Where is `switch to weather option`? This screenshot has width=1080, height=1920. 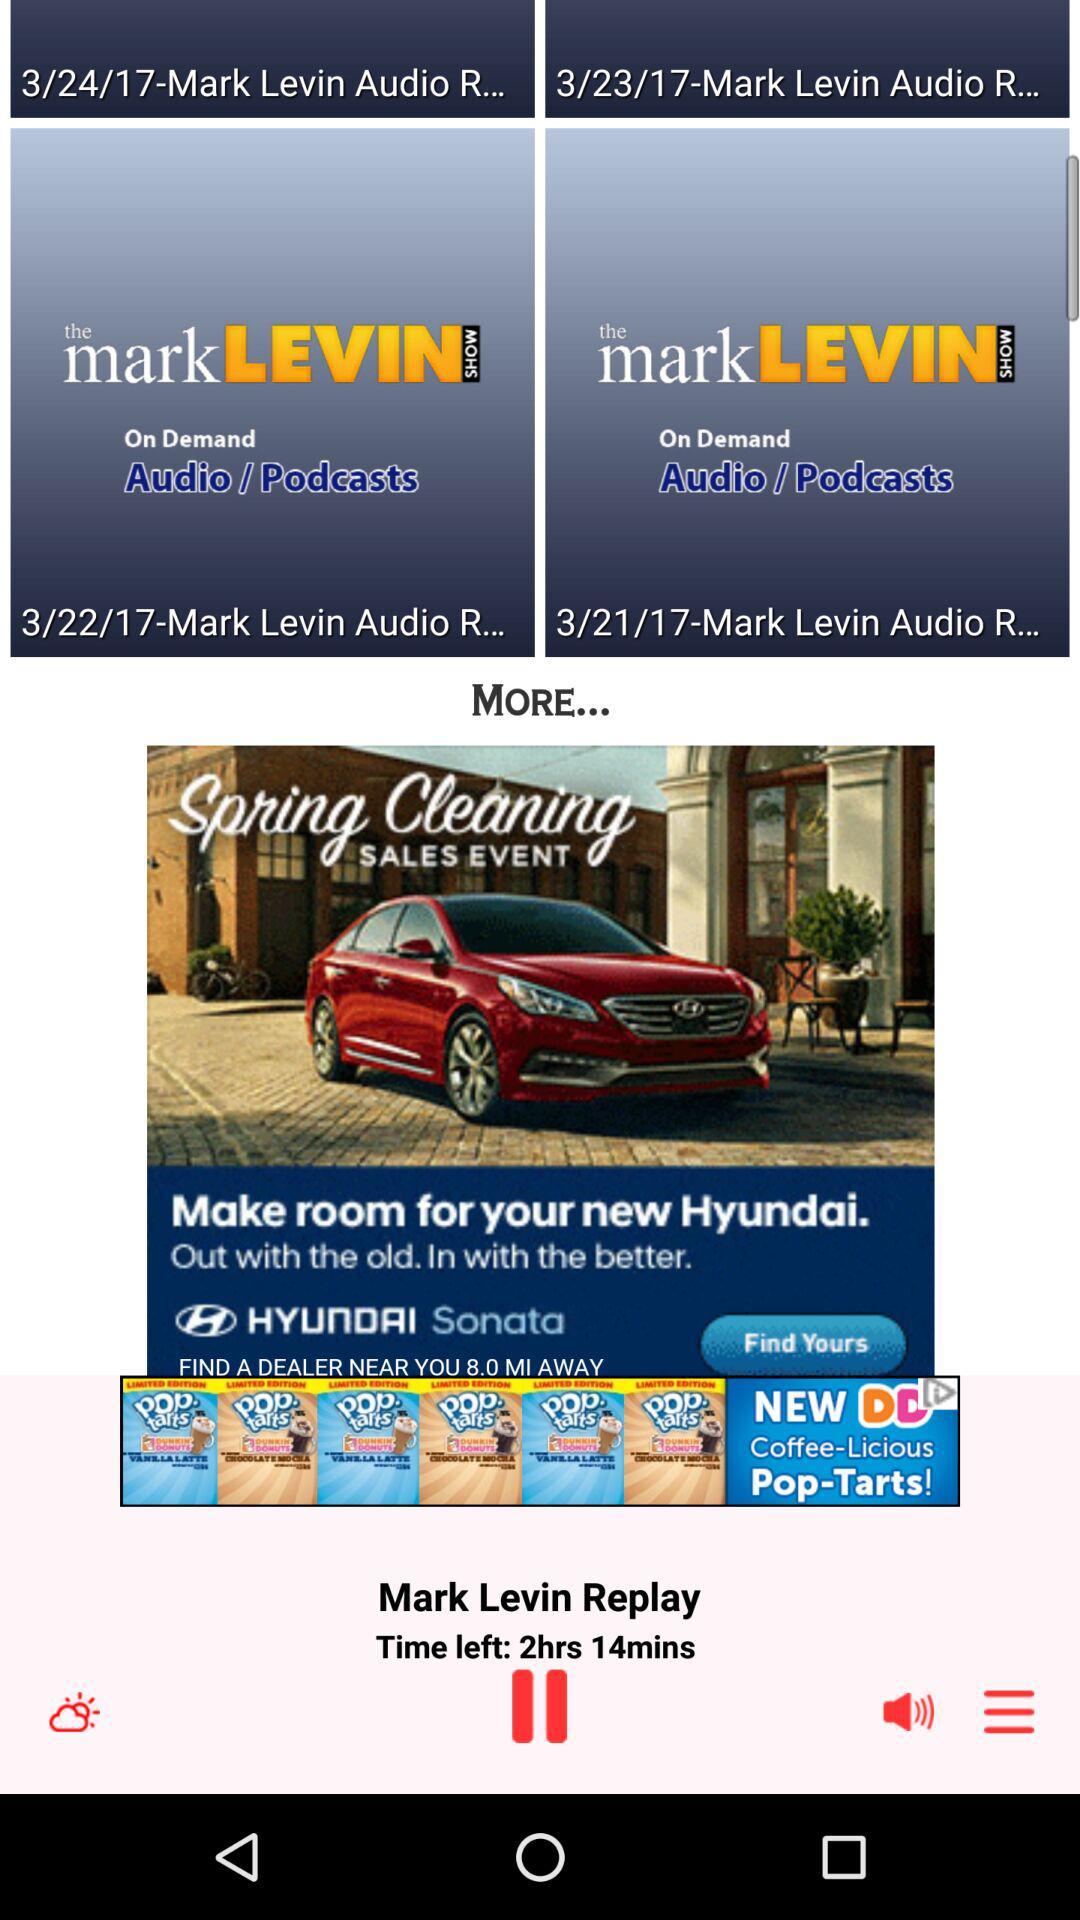
switch to weather option is located at coordinates (73, 1710).